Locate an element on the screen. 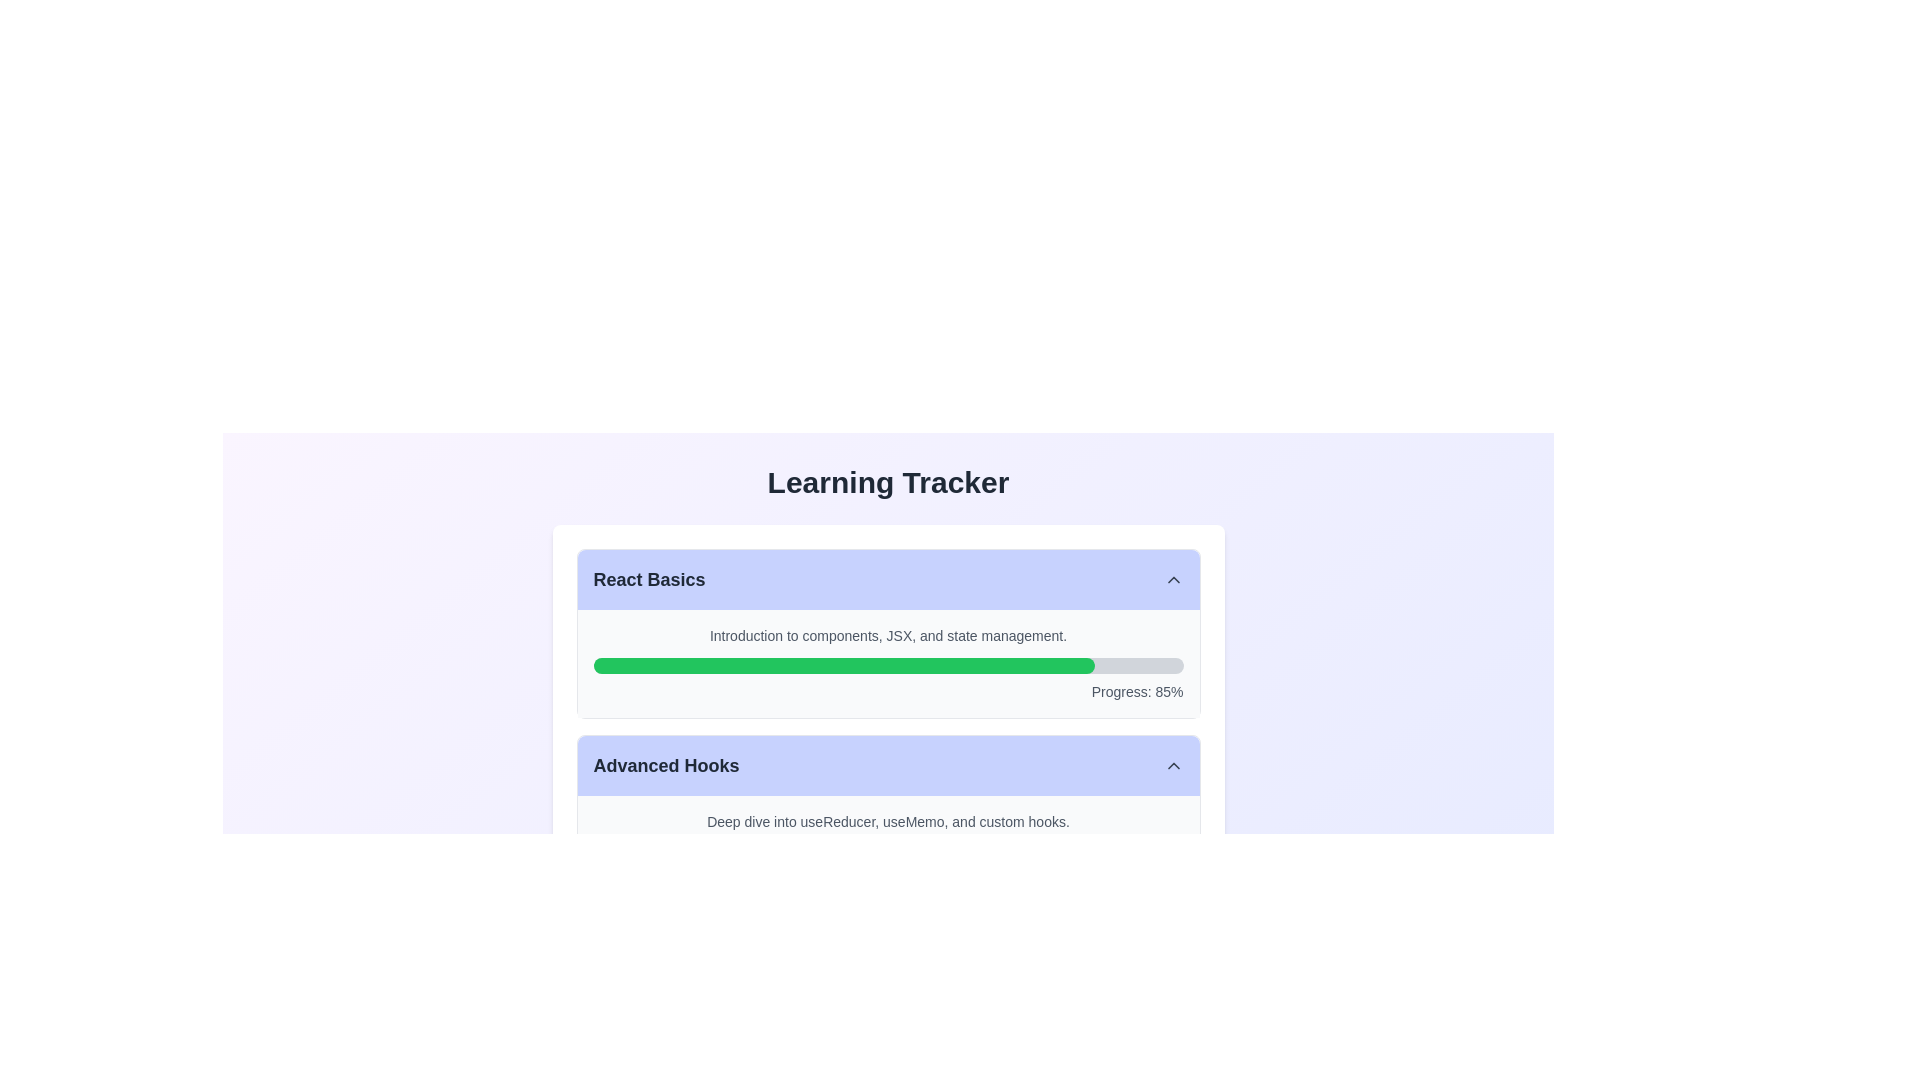 This screenshot has height=1080, width=1920. the progress represented by the sleek, rectangular progress bar with rounded ends, located under the text 'Overview of CSS-in-JS, Tailwind, and styled-components.' and above 'Progress: 40%.' is located at coordinates (887, 1036).